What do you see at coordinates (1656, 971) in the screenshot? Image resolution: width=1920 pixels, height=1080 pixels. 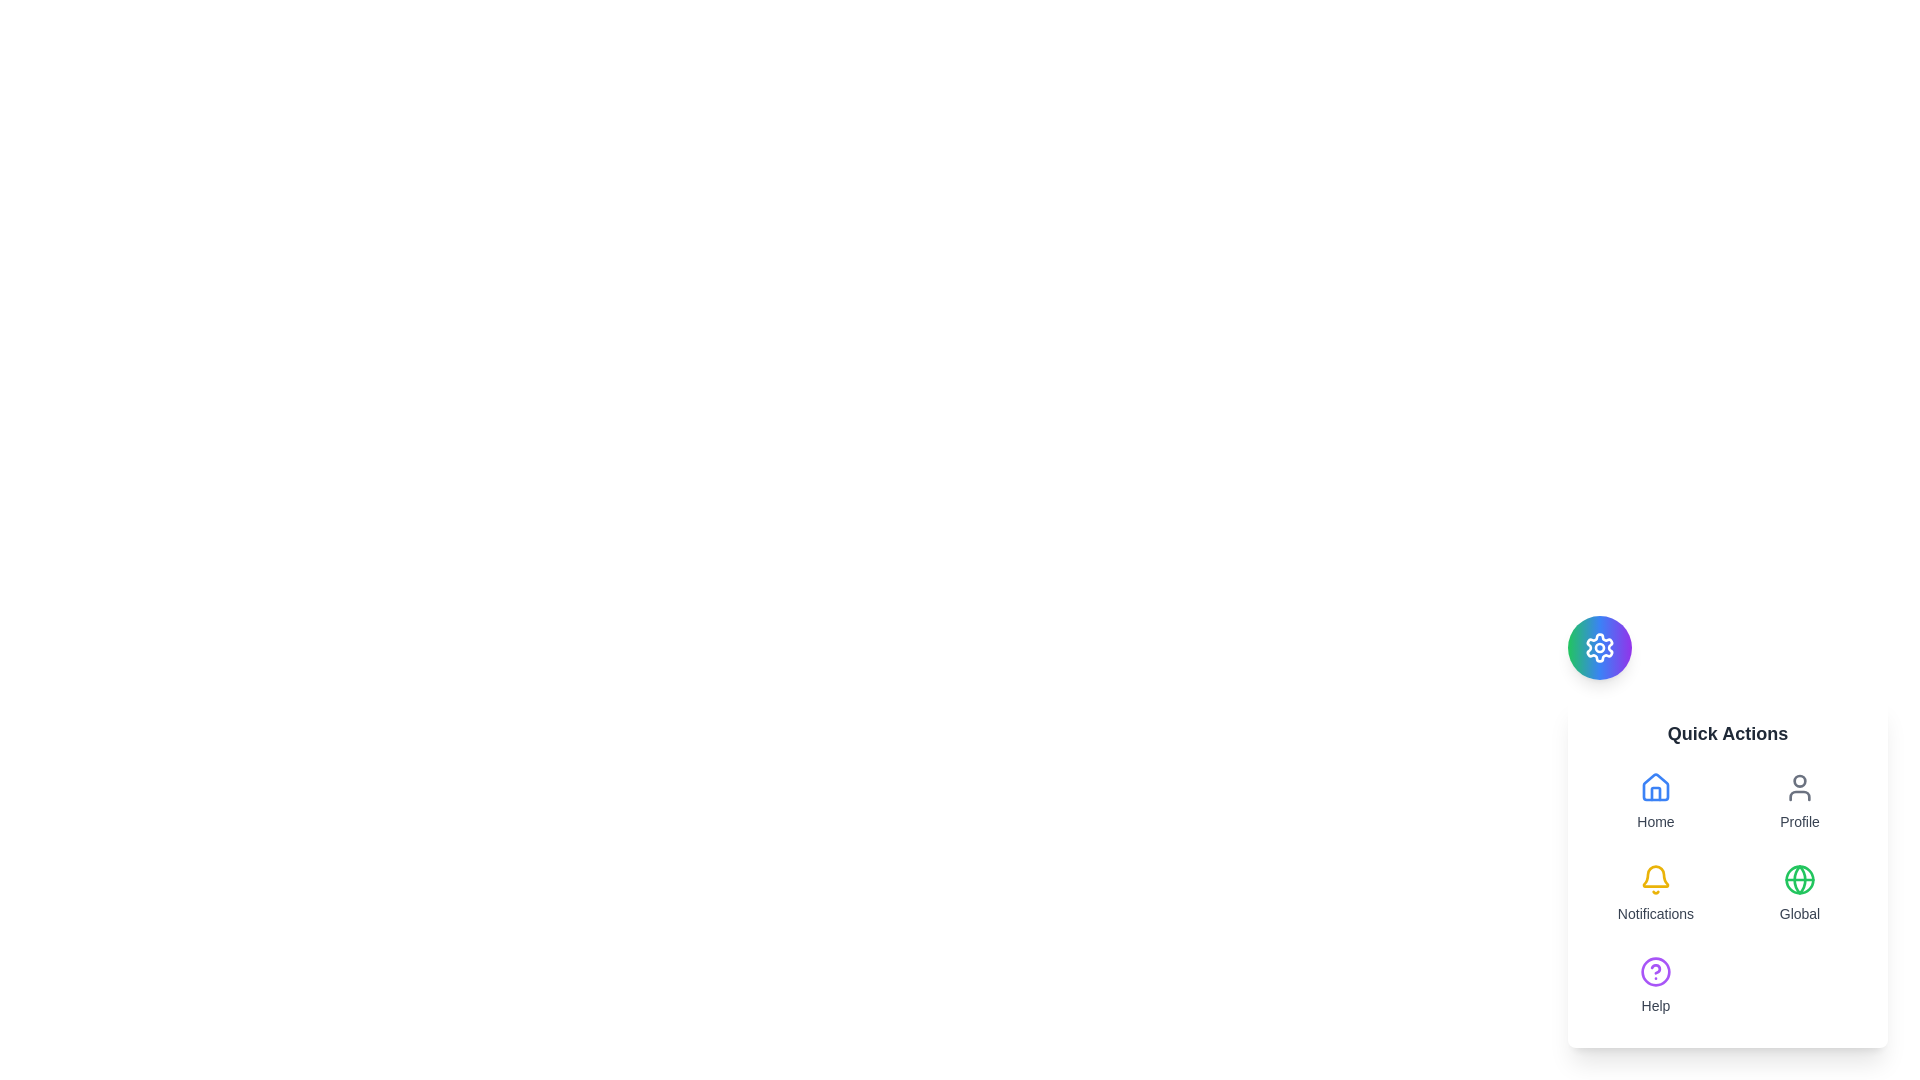 I see `the decorative help icon located at the bottom-right corner of the floating menu` at bounding box center [1656, 971].